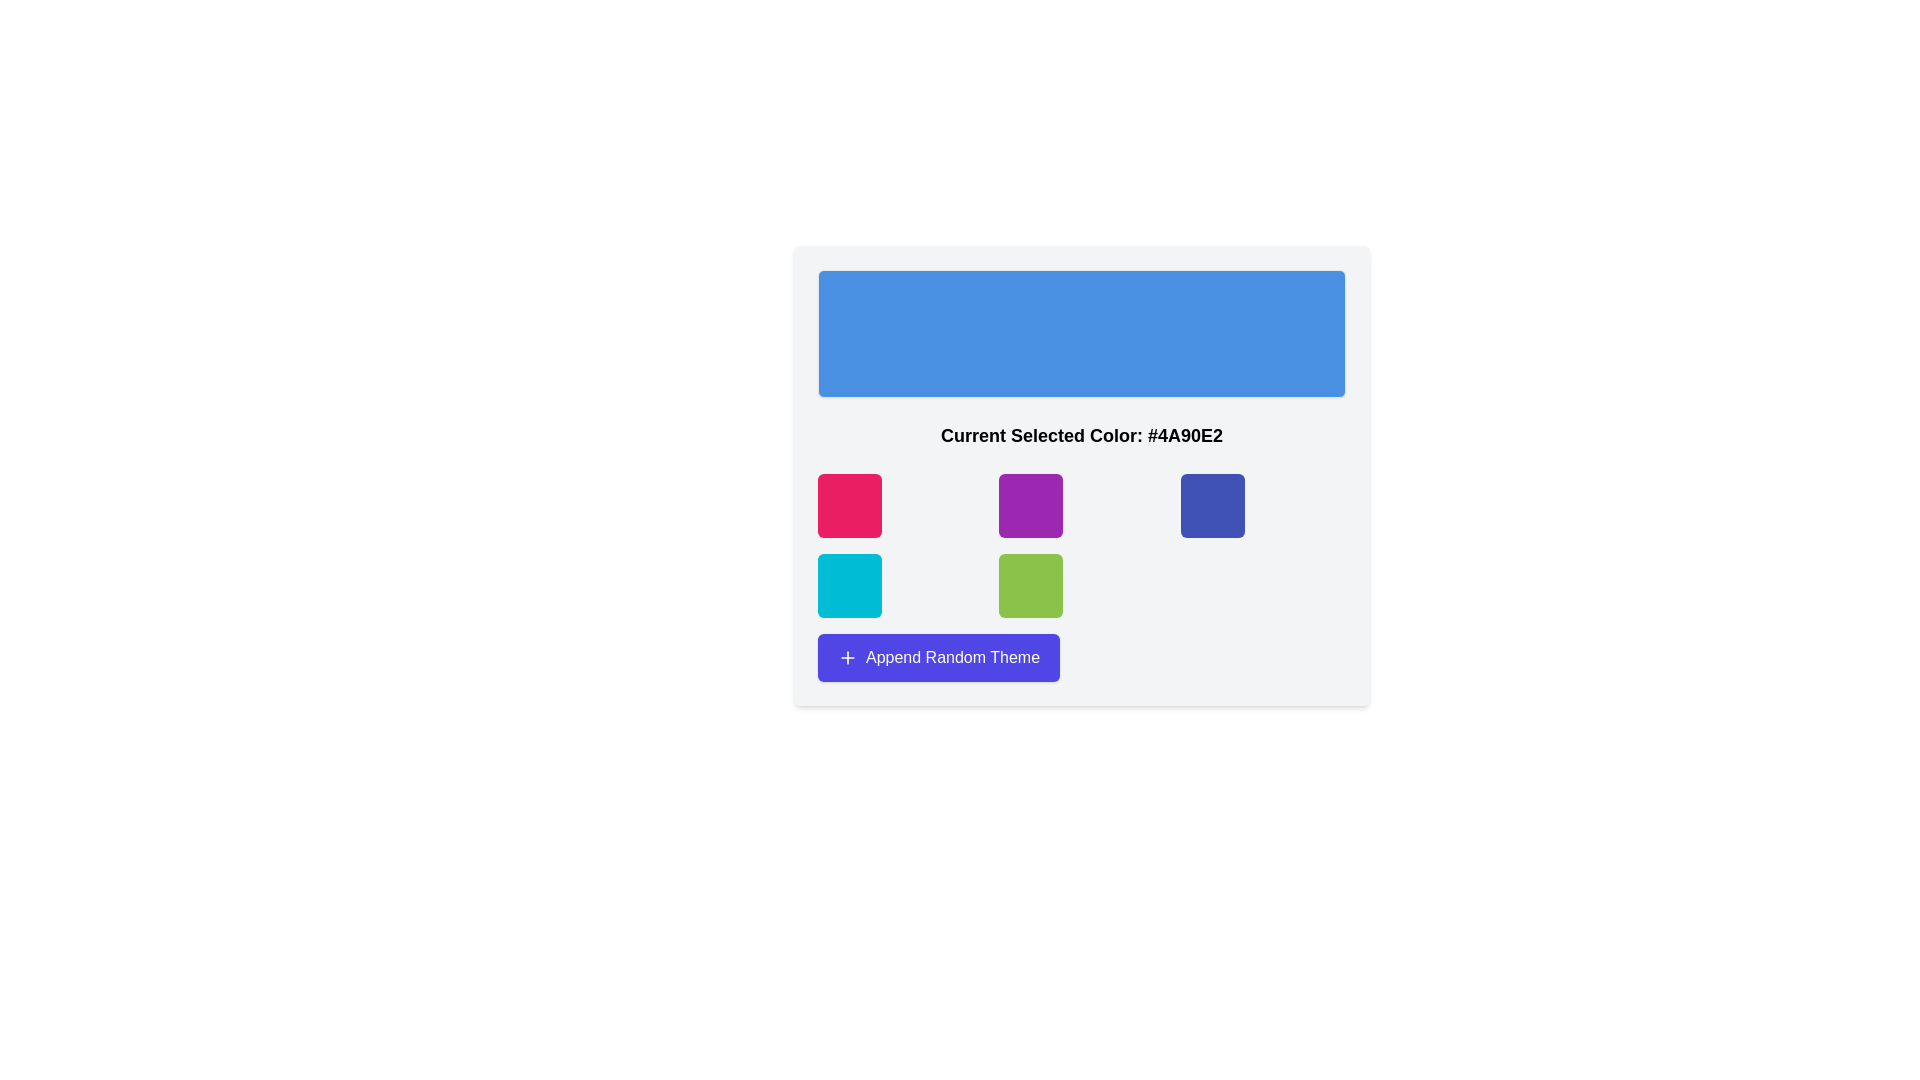  Describe the element at coordinates (848, 658) in the screenshot. I see `the icon within the 'Append Random Theme' button that indicates the ability to append or add something` at that location.